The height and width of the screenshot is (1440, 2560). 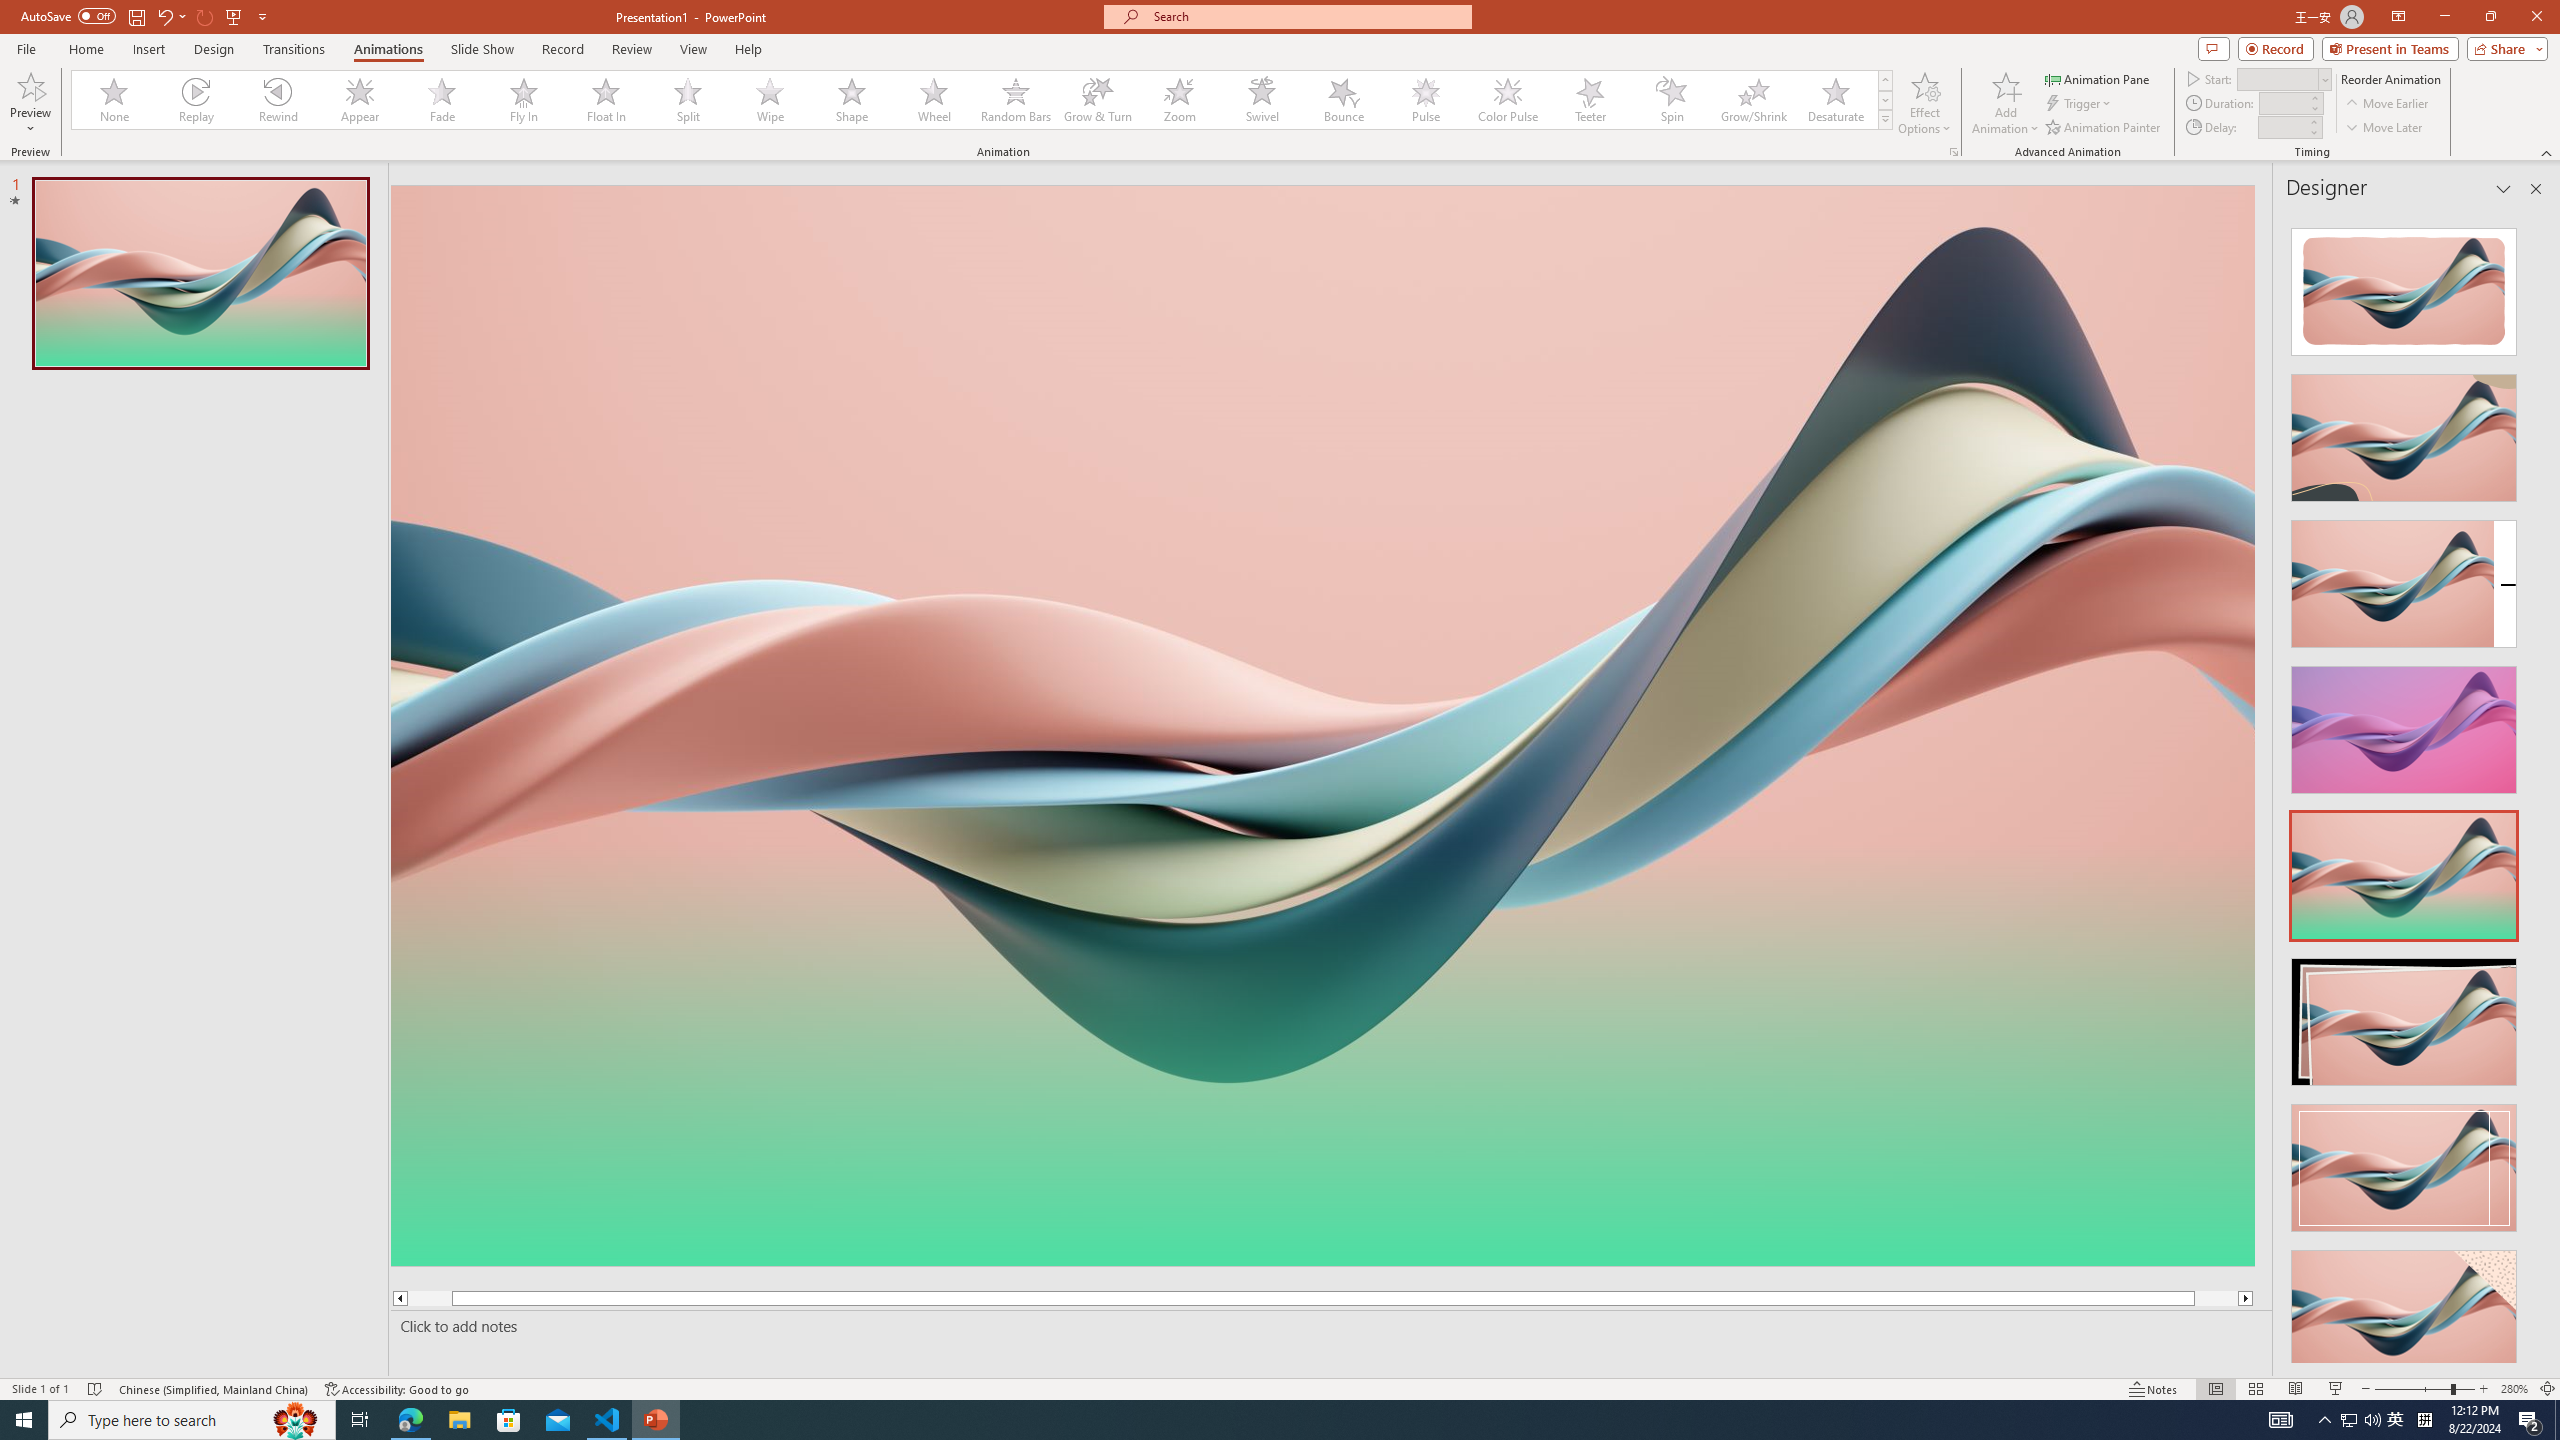 What do you see at coordinates (1752, 99) in the screenshot?
I see `'Grow/Shrink'` at bounding box center [1752, 99].